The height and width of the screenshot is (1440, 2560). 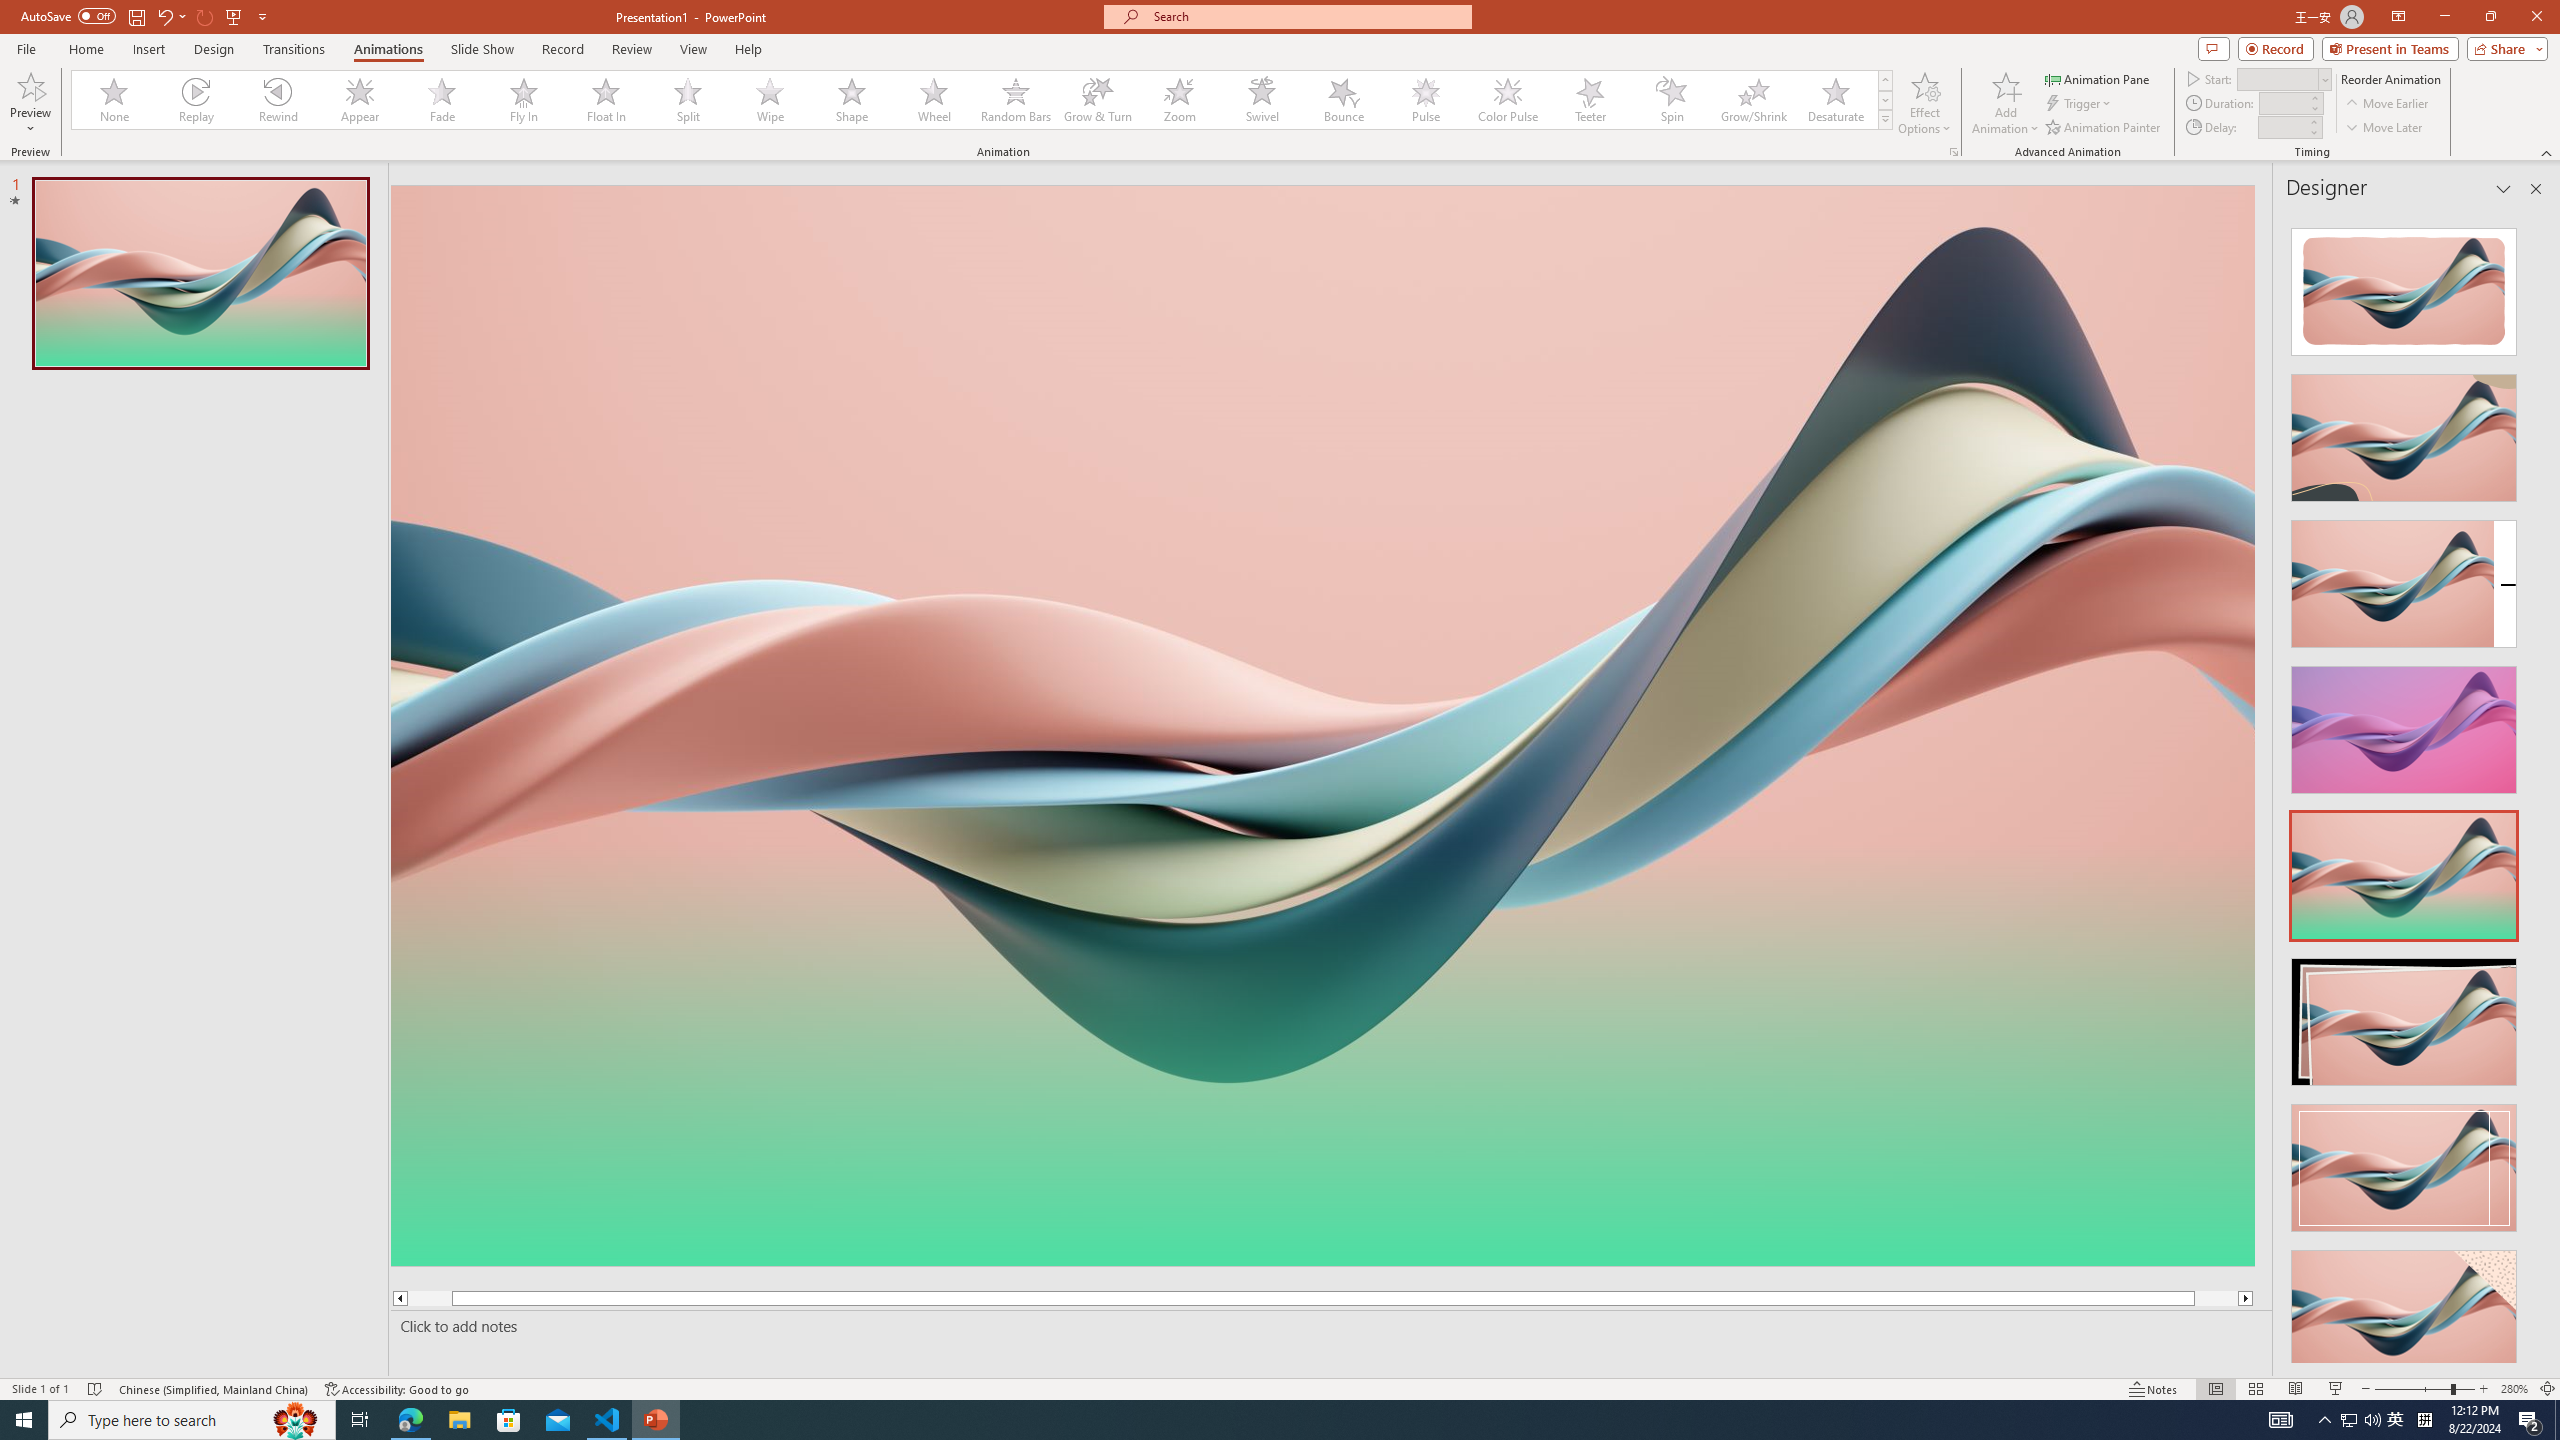 What do you see at coordinates (1752, 99) in the screenshot?
I see `'Grow/Shrink'` at bounding box center [1752, 99].